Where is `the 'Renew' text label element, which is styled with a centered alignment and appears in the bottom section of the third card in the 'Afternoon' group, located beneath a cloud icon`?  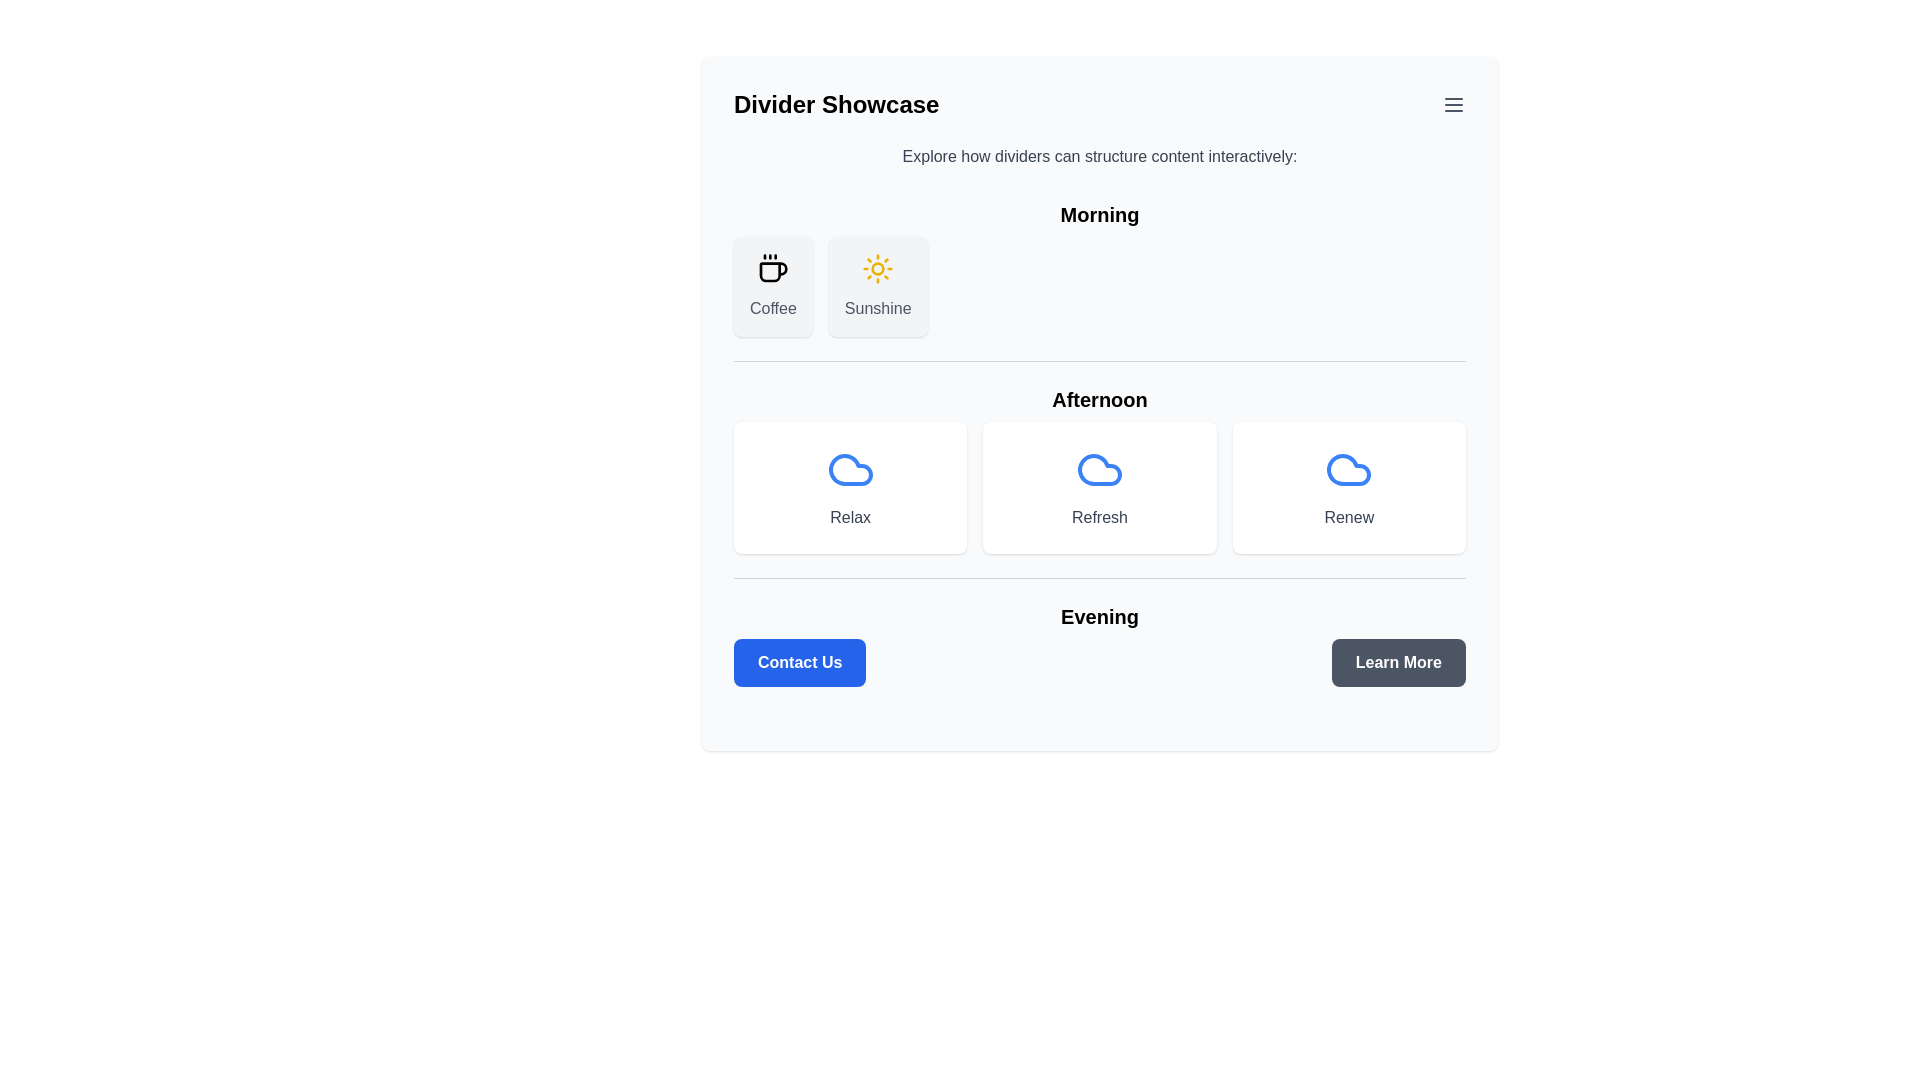 the 'Renew' text label element, which is styled with a centered alignment and appears in the bottom section of the third card in the 'Afternoon' group, located beneath a cloud icon is located at coordinates (1349, 516).